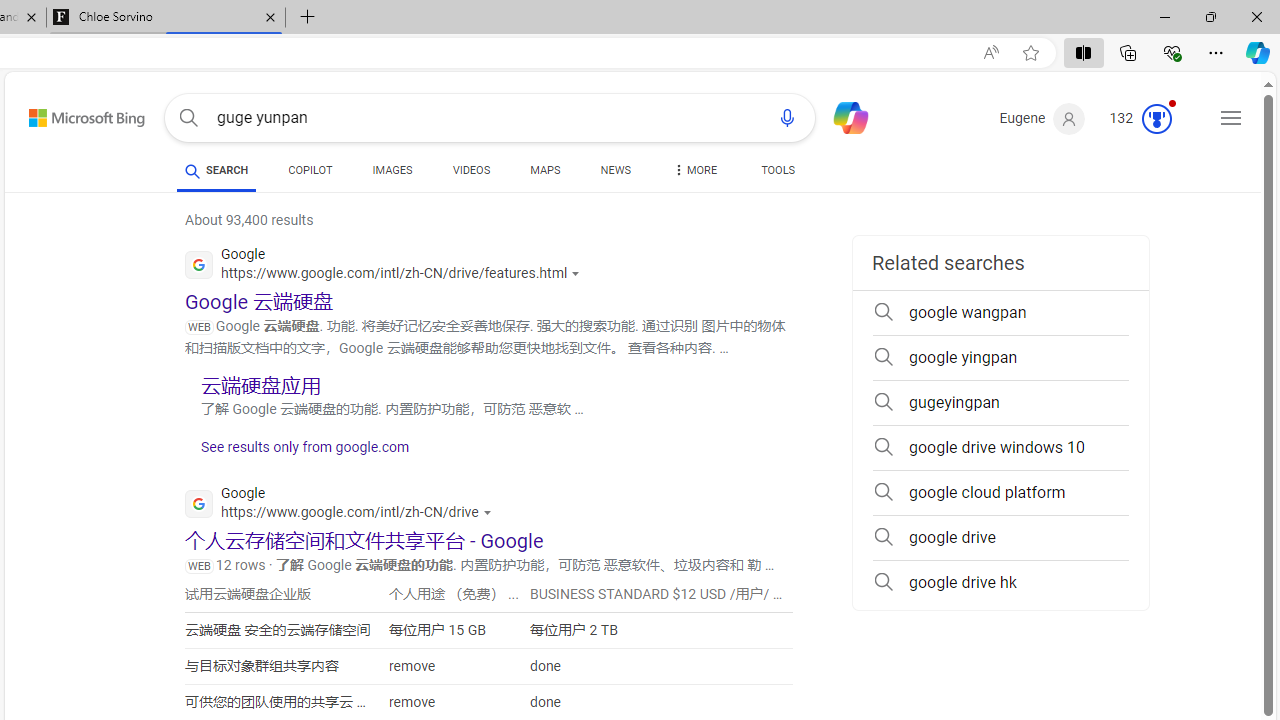  What do you see at coordinates (216, 169) in the screenshot?
I see `'SEARCH'` at bounding box center [216, 169].